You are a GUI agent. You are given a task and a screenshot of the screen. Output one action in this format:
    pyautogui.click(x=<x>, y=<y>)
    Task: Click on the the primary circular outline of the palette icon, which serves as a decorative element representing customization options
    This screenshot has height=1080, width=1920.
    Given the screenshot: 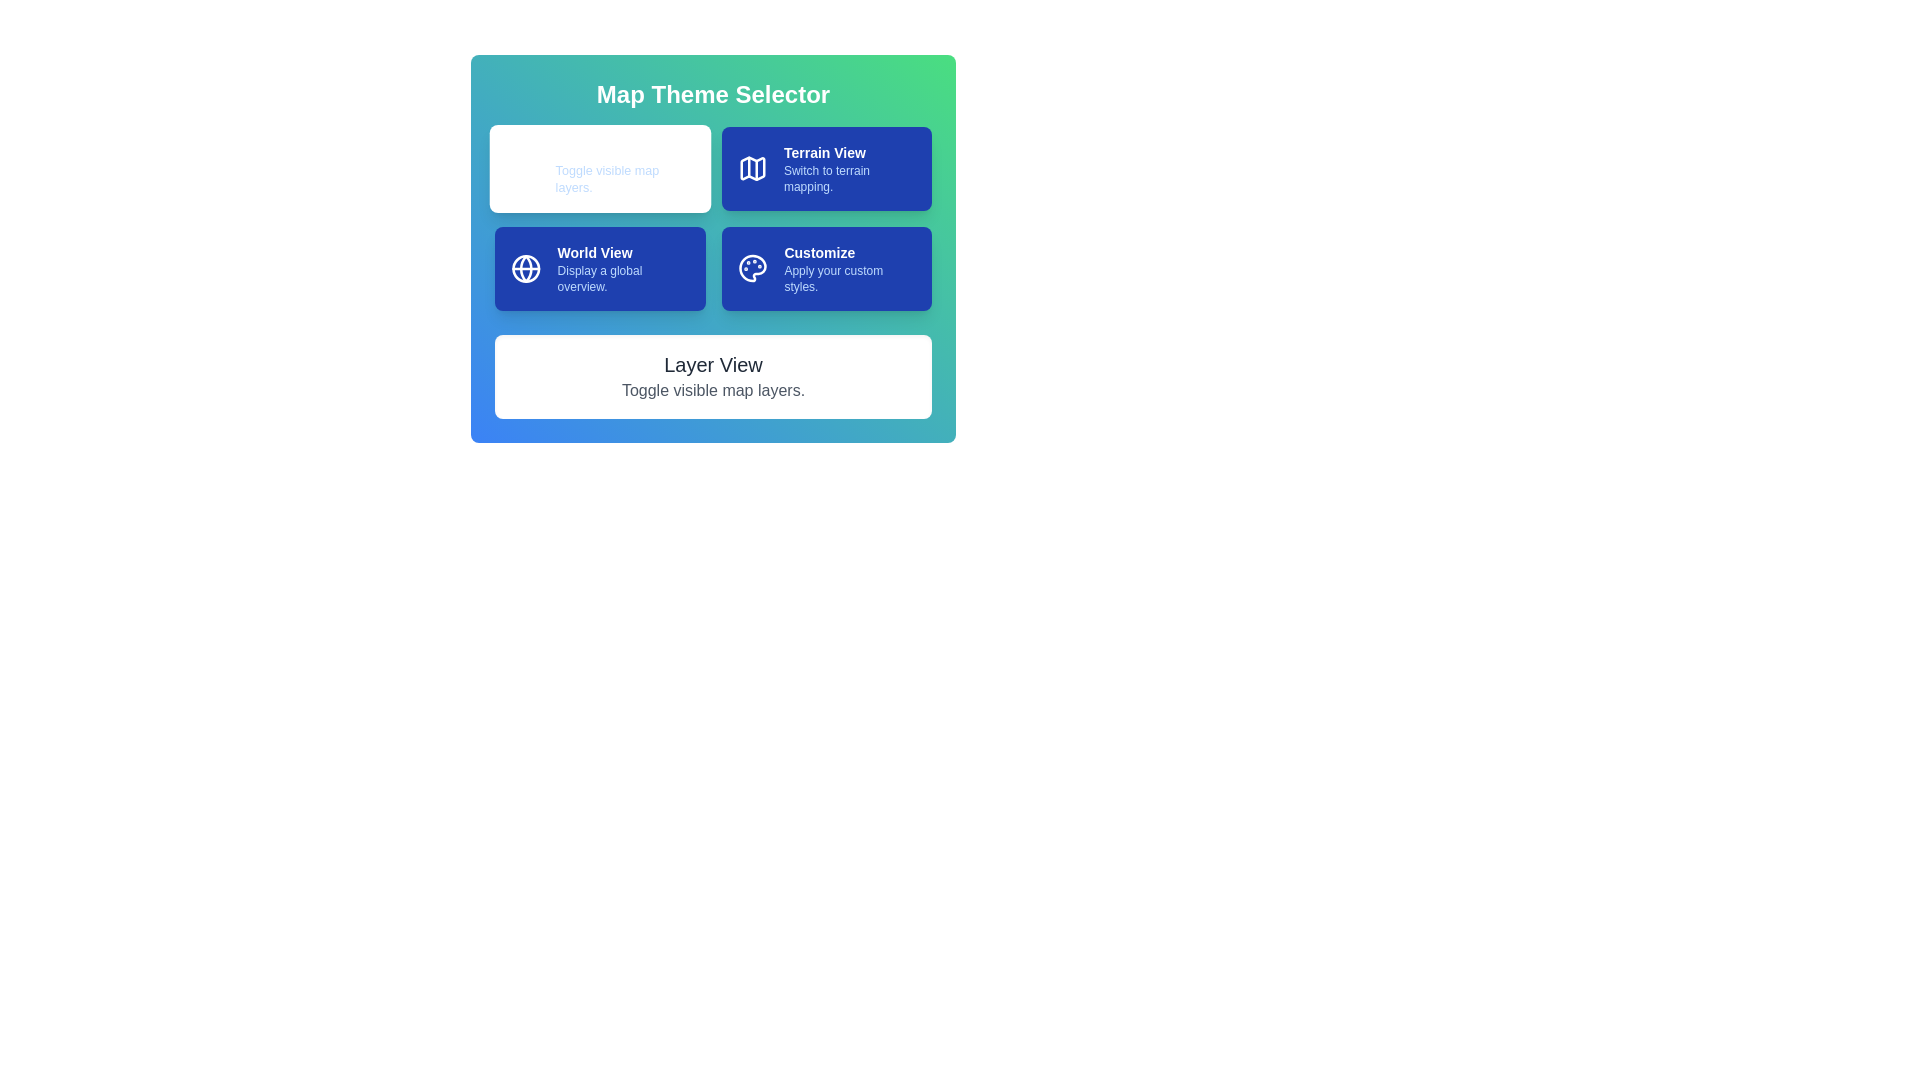 What is the action you would take?
    pyautogui.click(x=752, y=268)
    